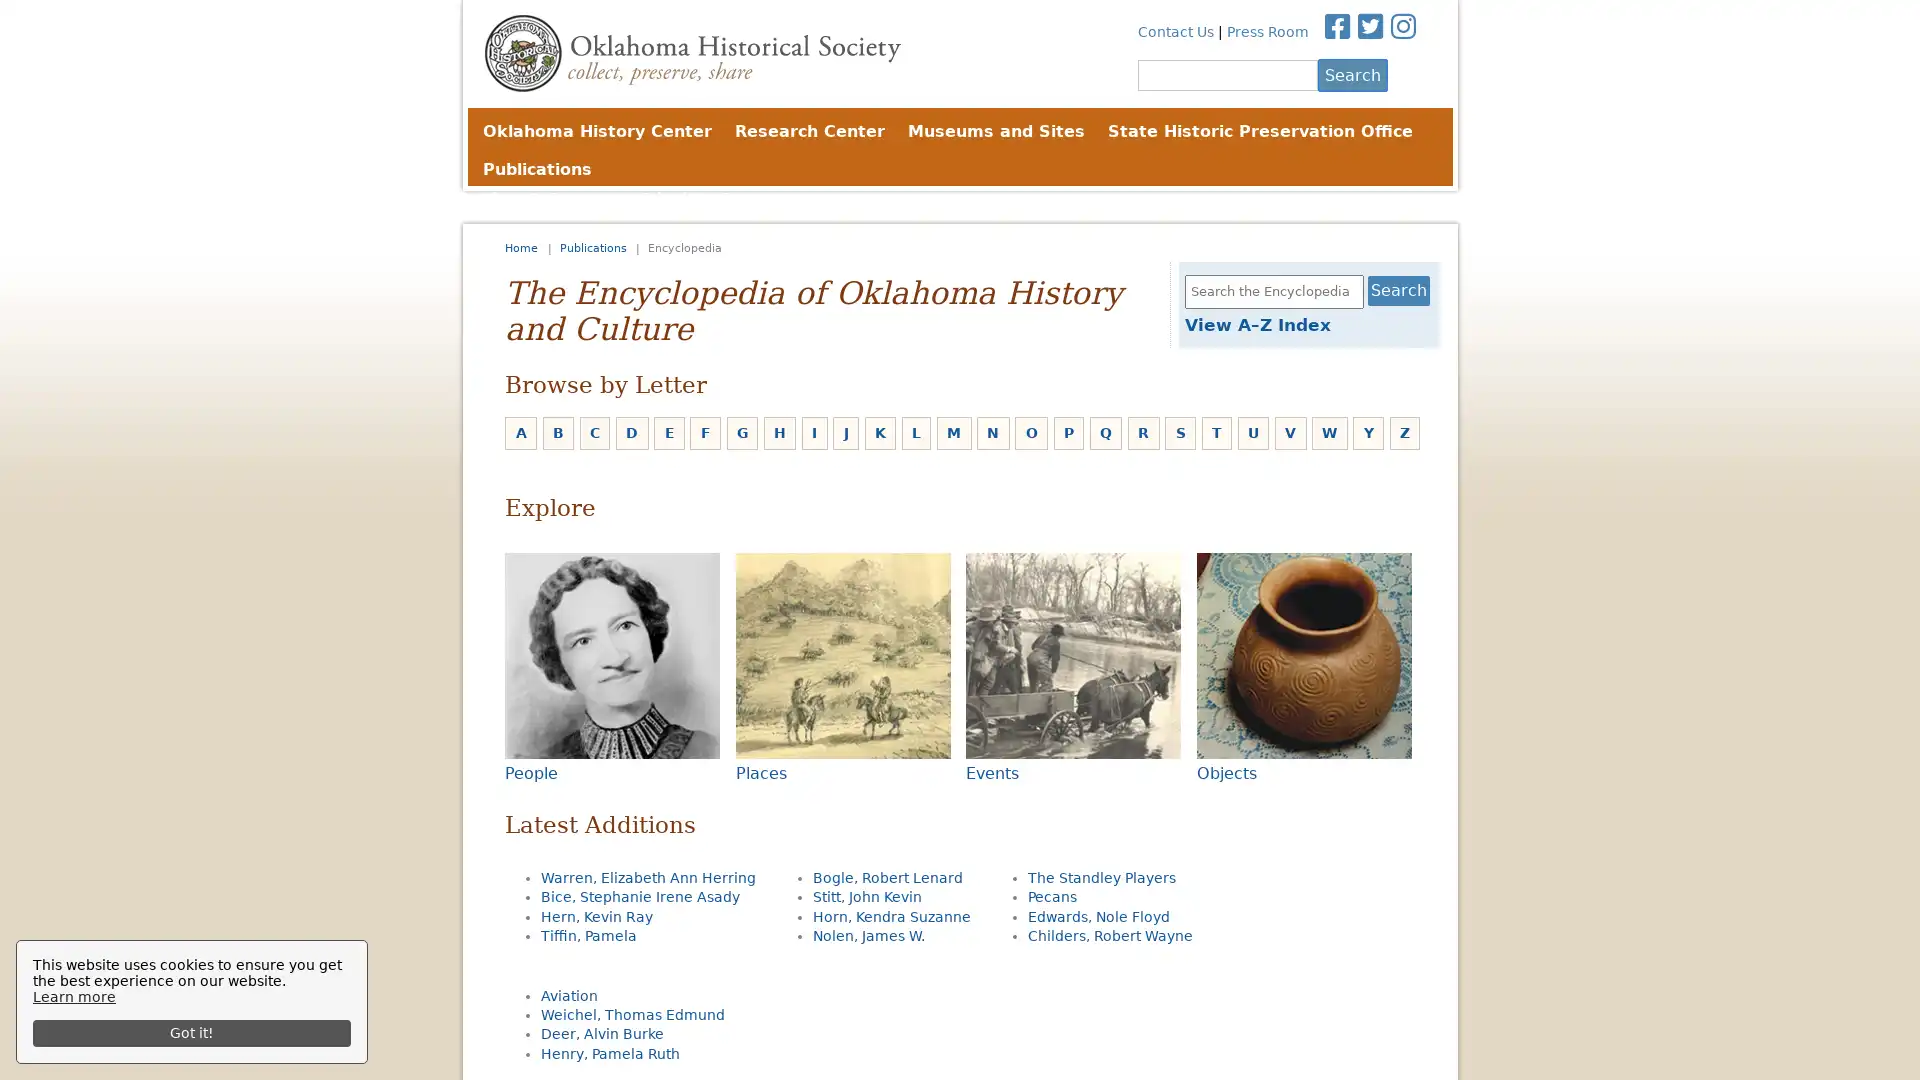  I want to click on Search, so click(1397, 290).